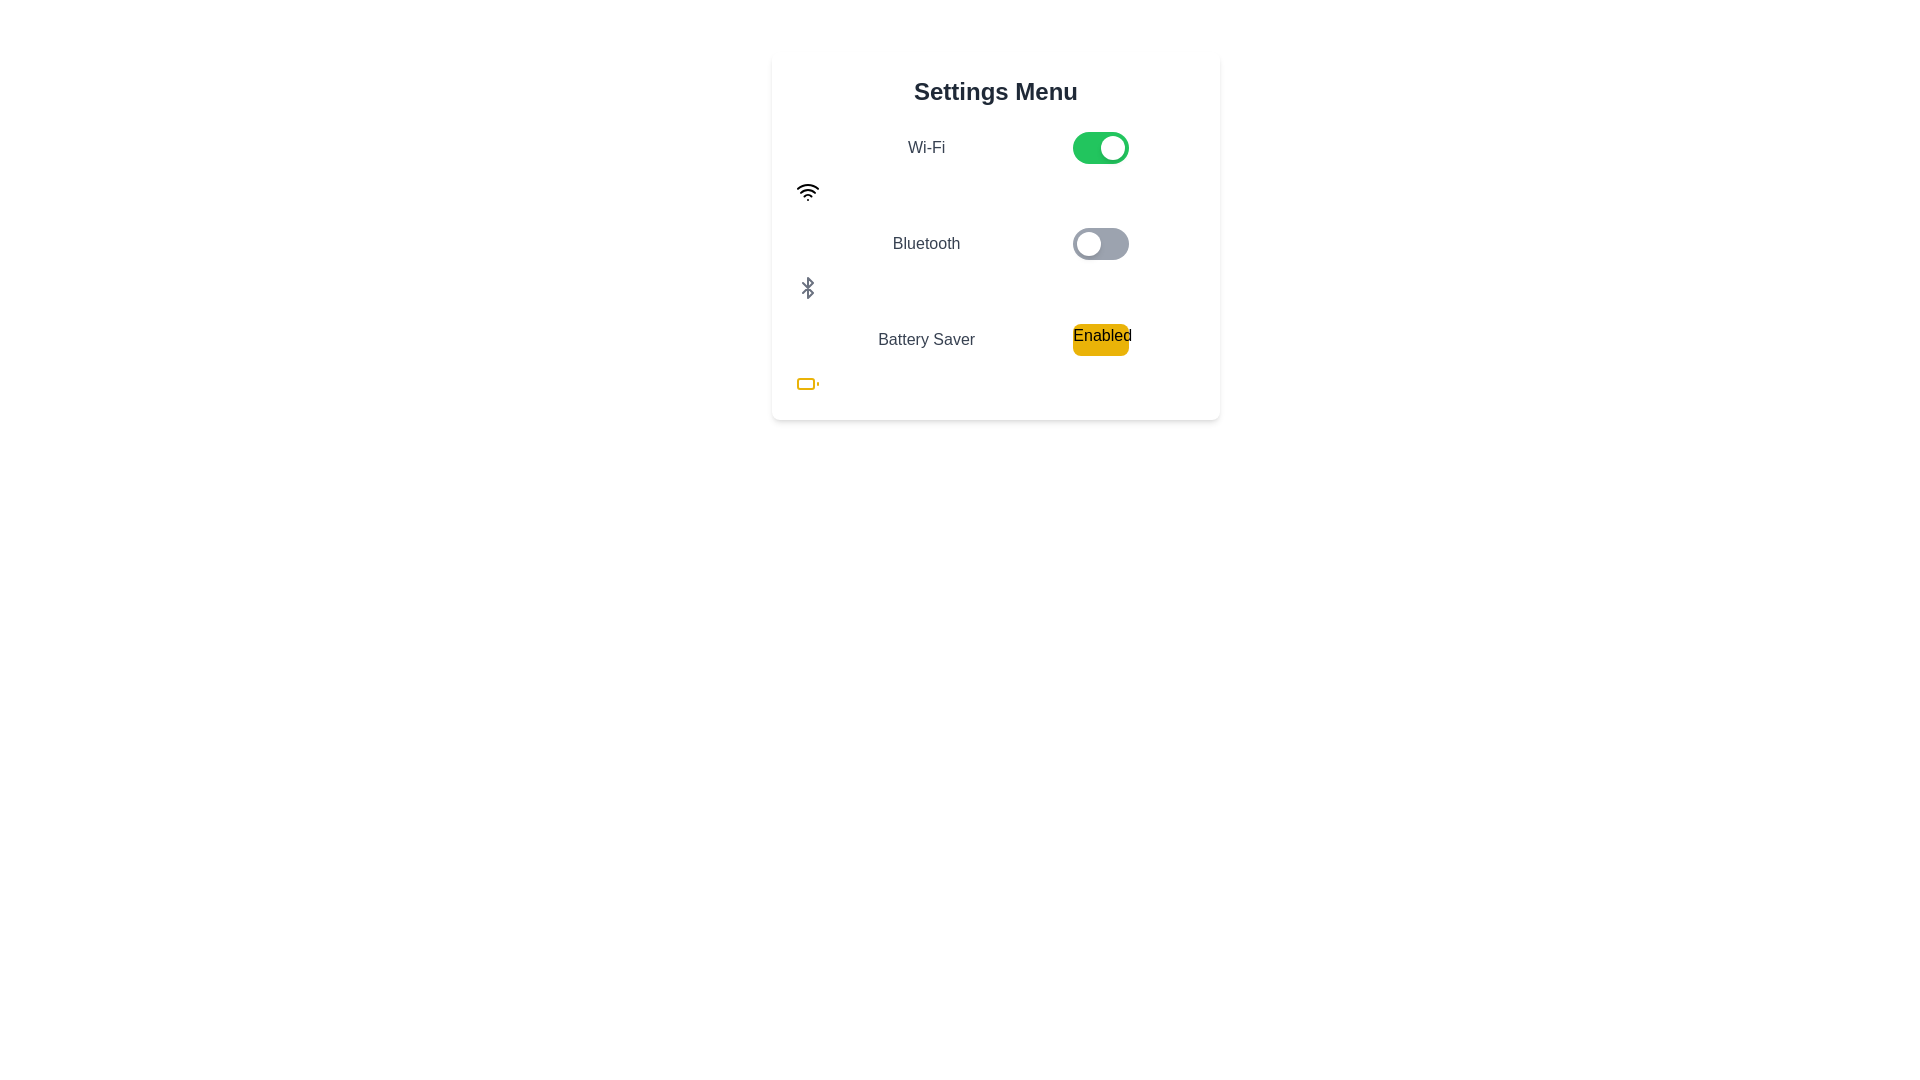  Describe the element at coordinates (996, 167) in the screenshot. I see `the Wi-Fi toggle switch` at that location.